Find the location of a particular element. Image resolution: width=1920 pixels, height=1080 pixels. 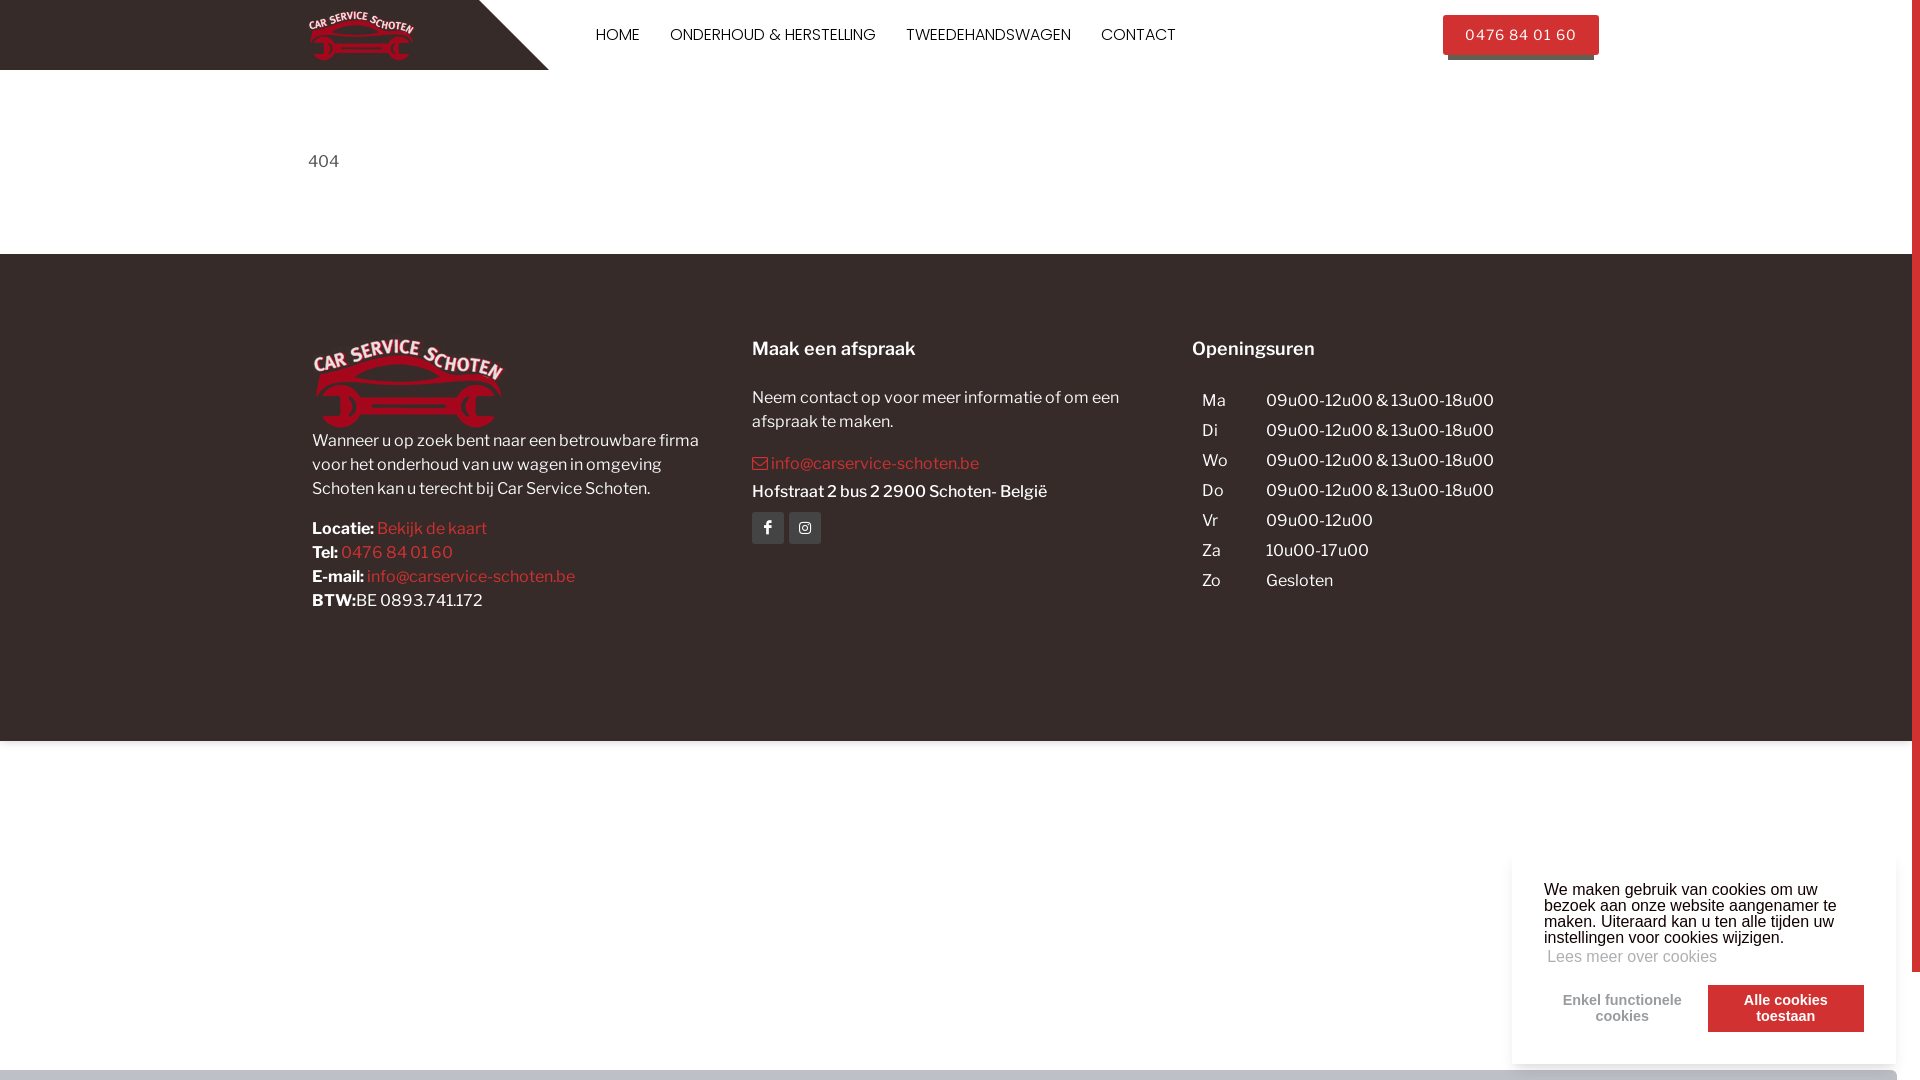

'CONTACT' is located at coordinates (1138, 34).